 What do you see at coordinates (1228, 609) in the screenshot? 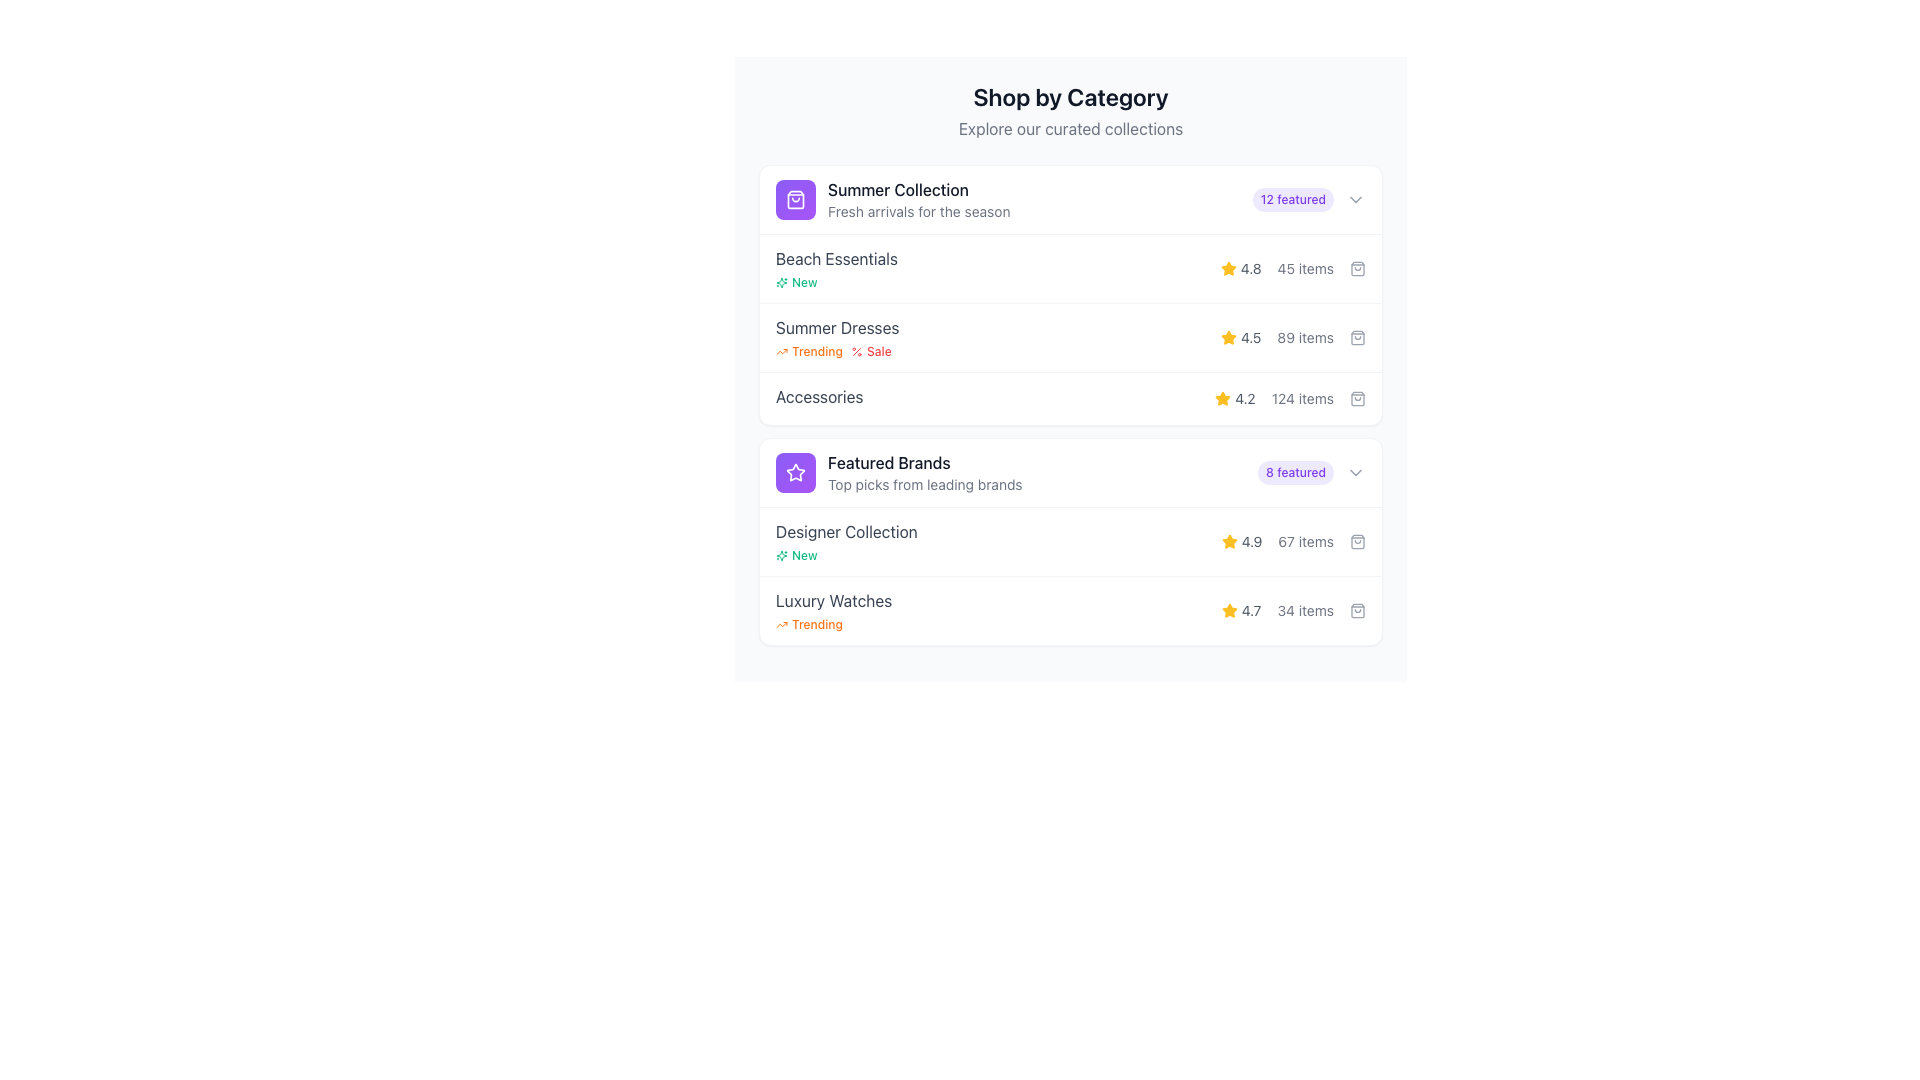
I see `the gold star icon representing the rating for the 'Luxury Watches' section in the 'Featured Brands' section` at bounding box center [1228, 609].